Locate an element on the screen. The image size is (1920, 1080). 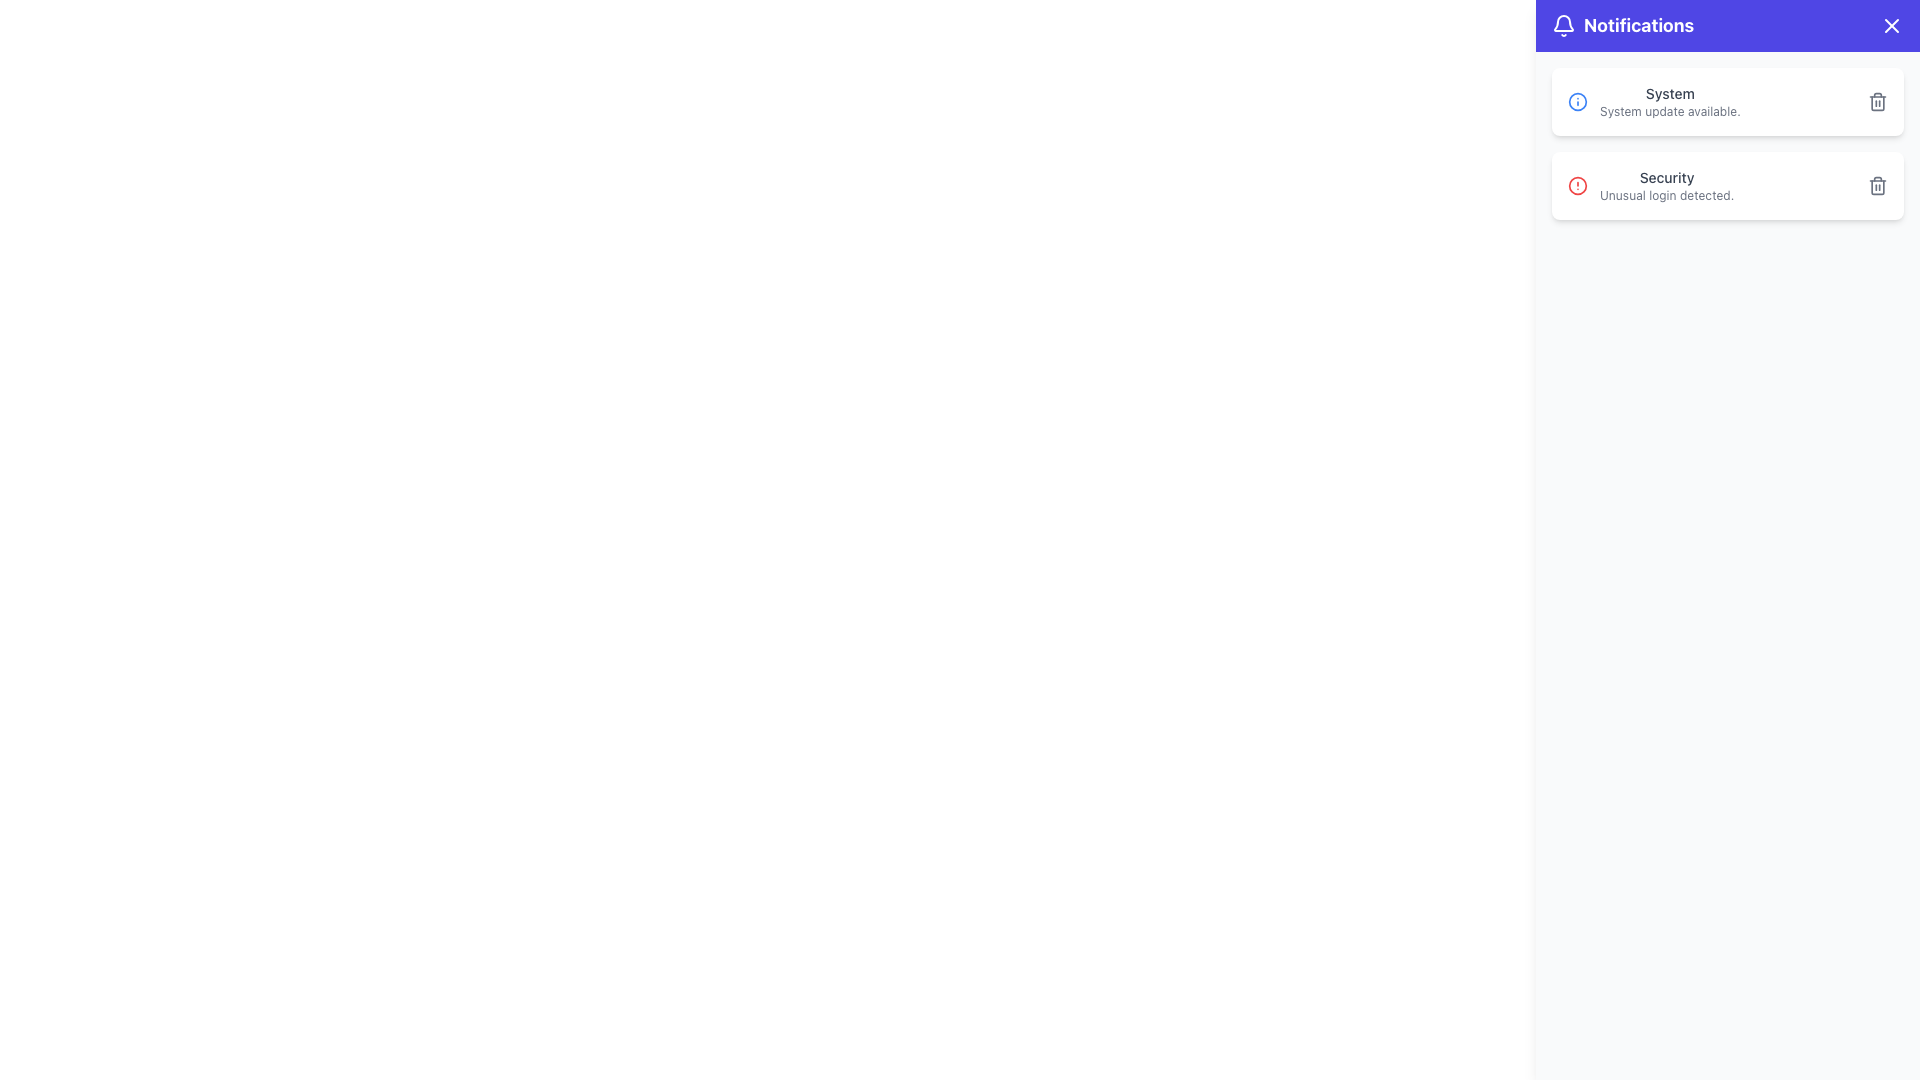
the text label component that provides supplementary information about unusual login activity in the 'Security' notification card, located directly beneath the 'Security' header is located at coordinates (1667, 196).